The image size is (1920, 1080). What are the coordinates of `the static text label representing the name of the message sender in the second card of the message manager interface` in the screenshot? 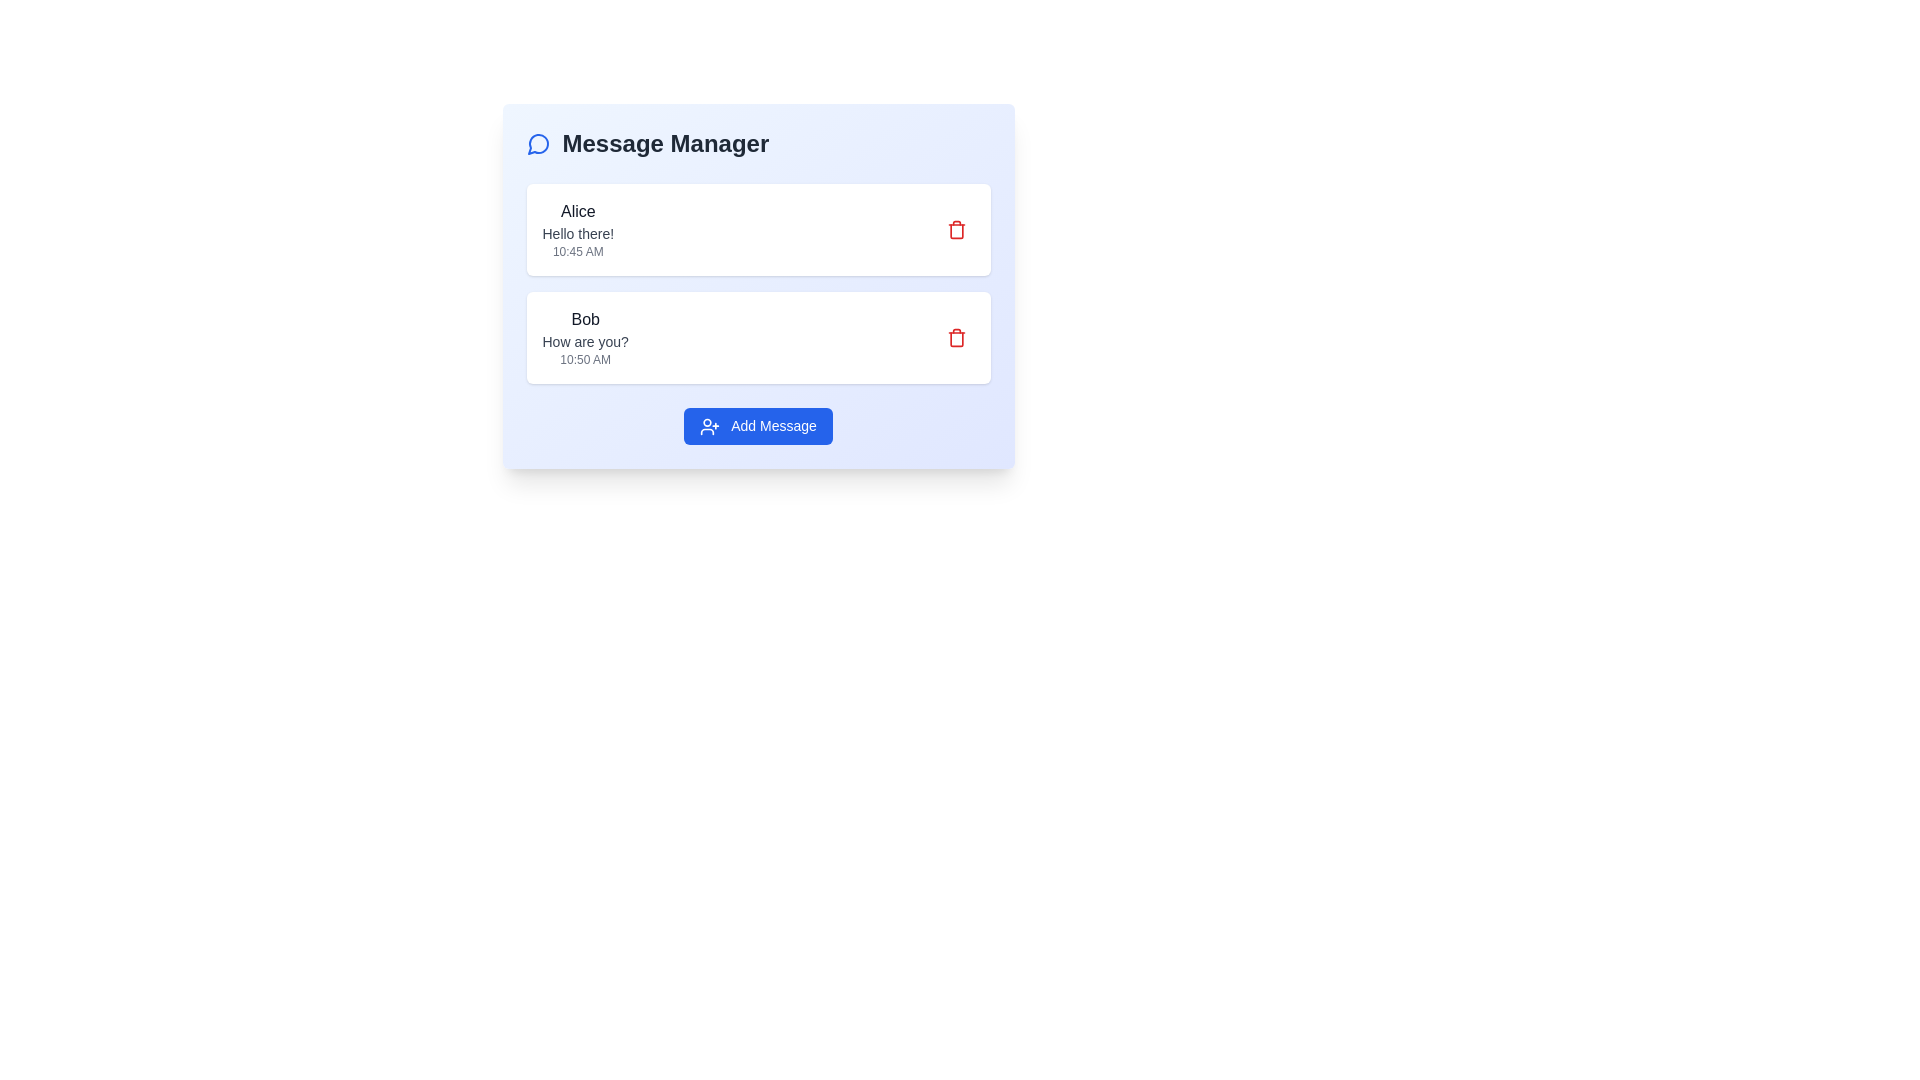 It's located at (584, 319).